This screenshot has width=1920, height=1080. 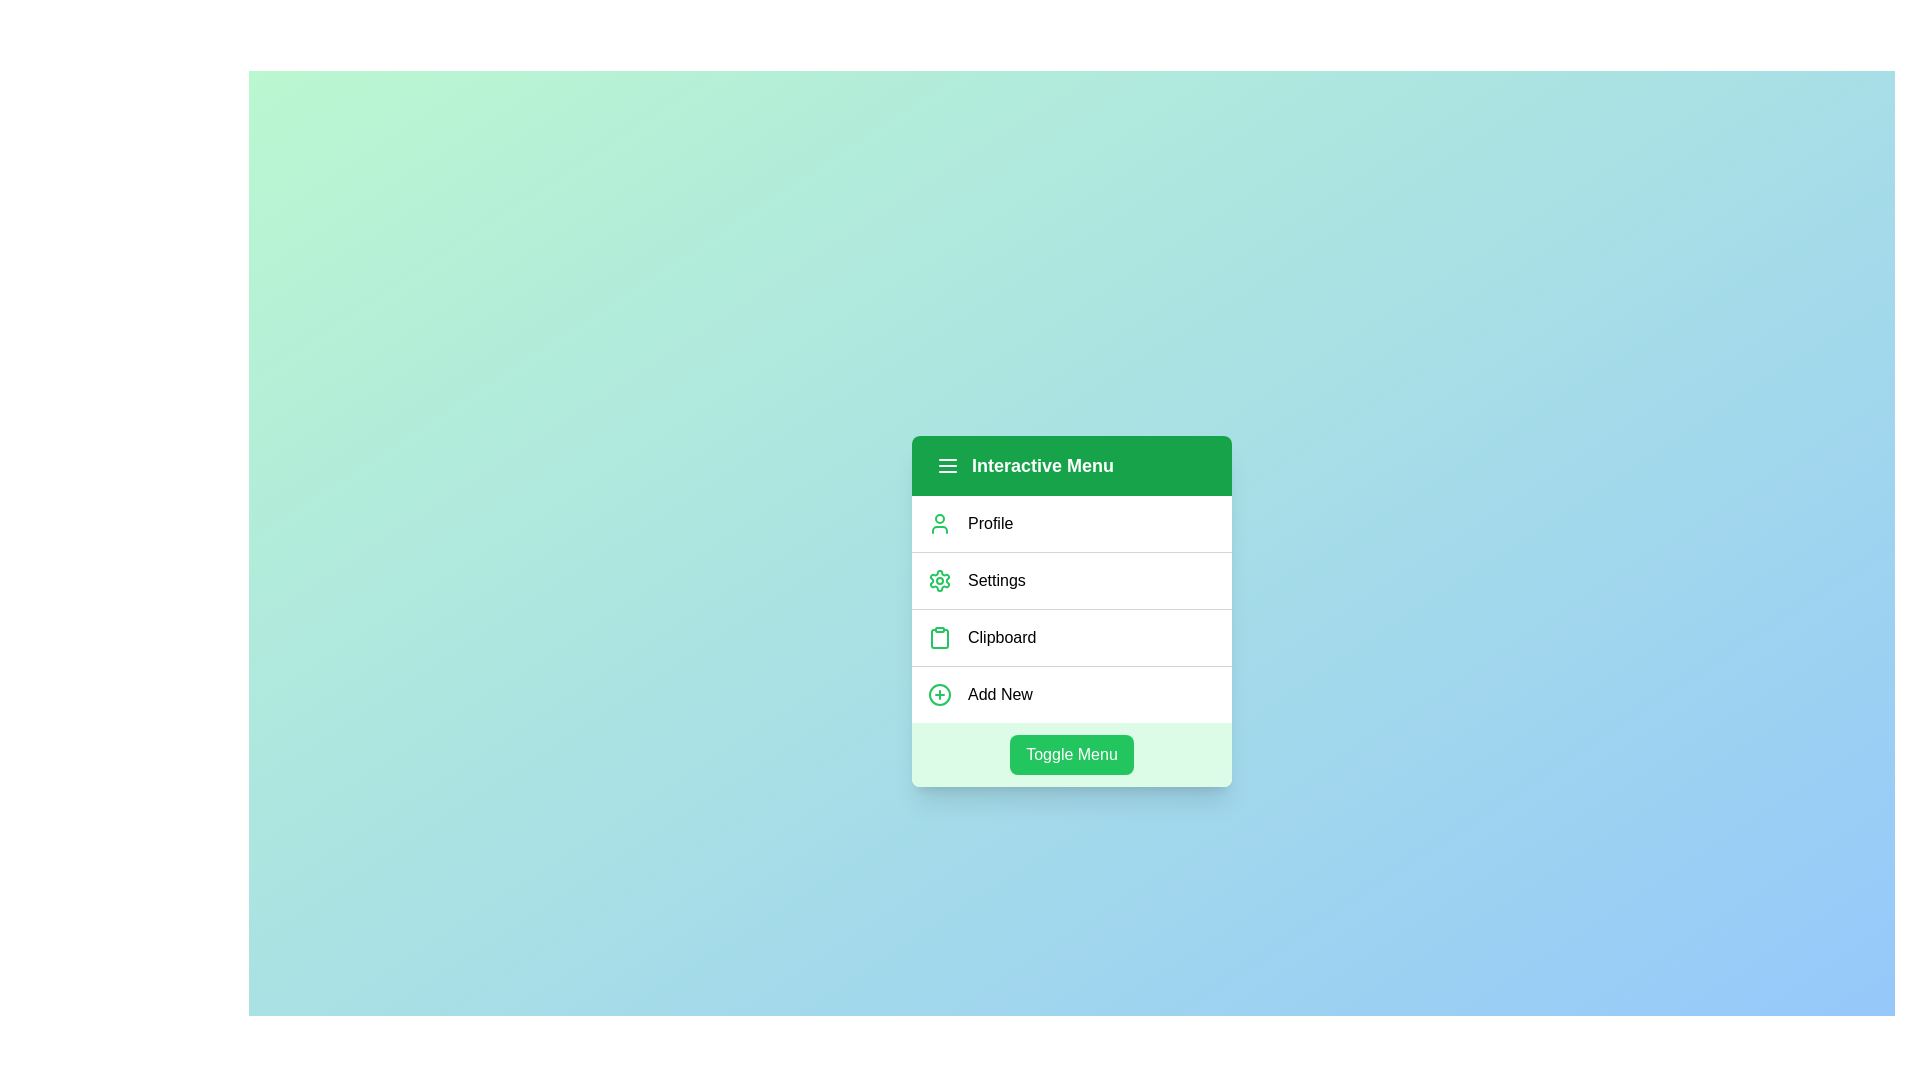 What do you see at coordinates (1070, 693) in the screenshot?
I see `the menu item Add New` at bounding box center [1070, 693].